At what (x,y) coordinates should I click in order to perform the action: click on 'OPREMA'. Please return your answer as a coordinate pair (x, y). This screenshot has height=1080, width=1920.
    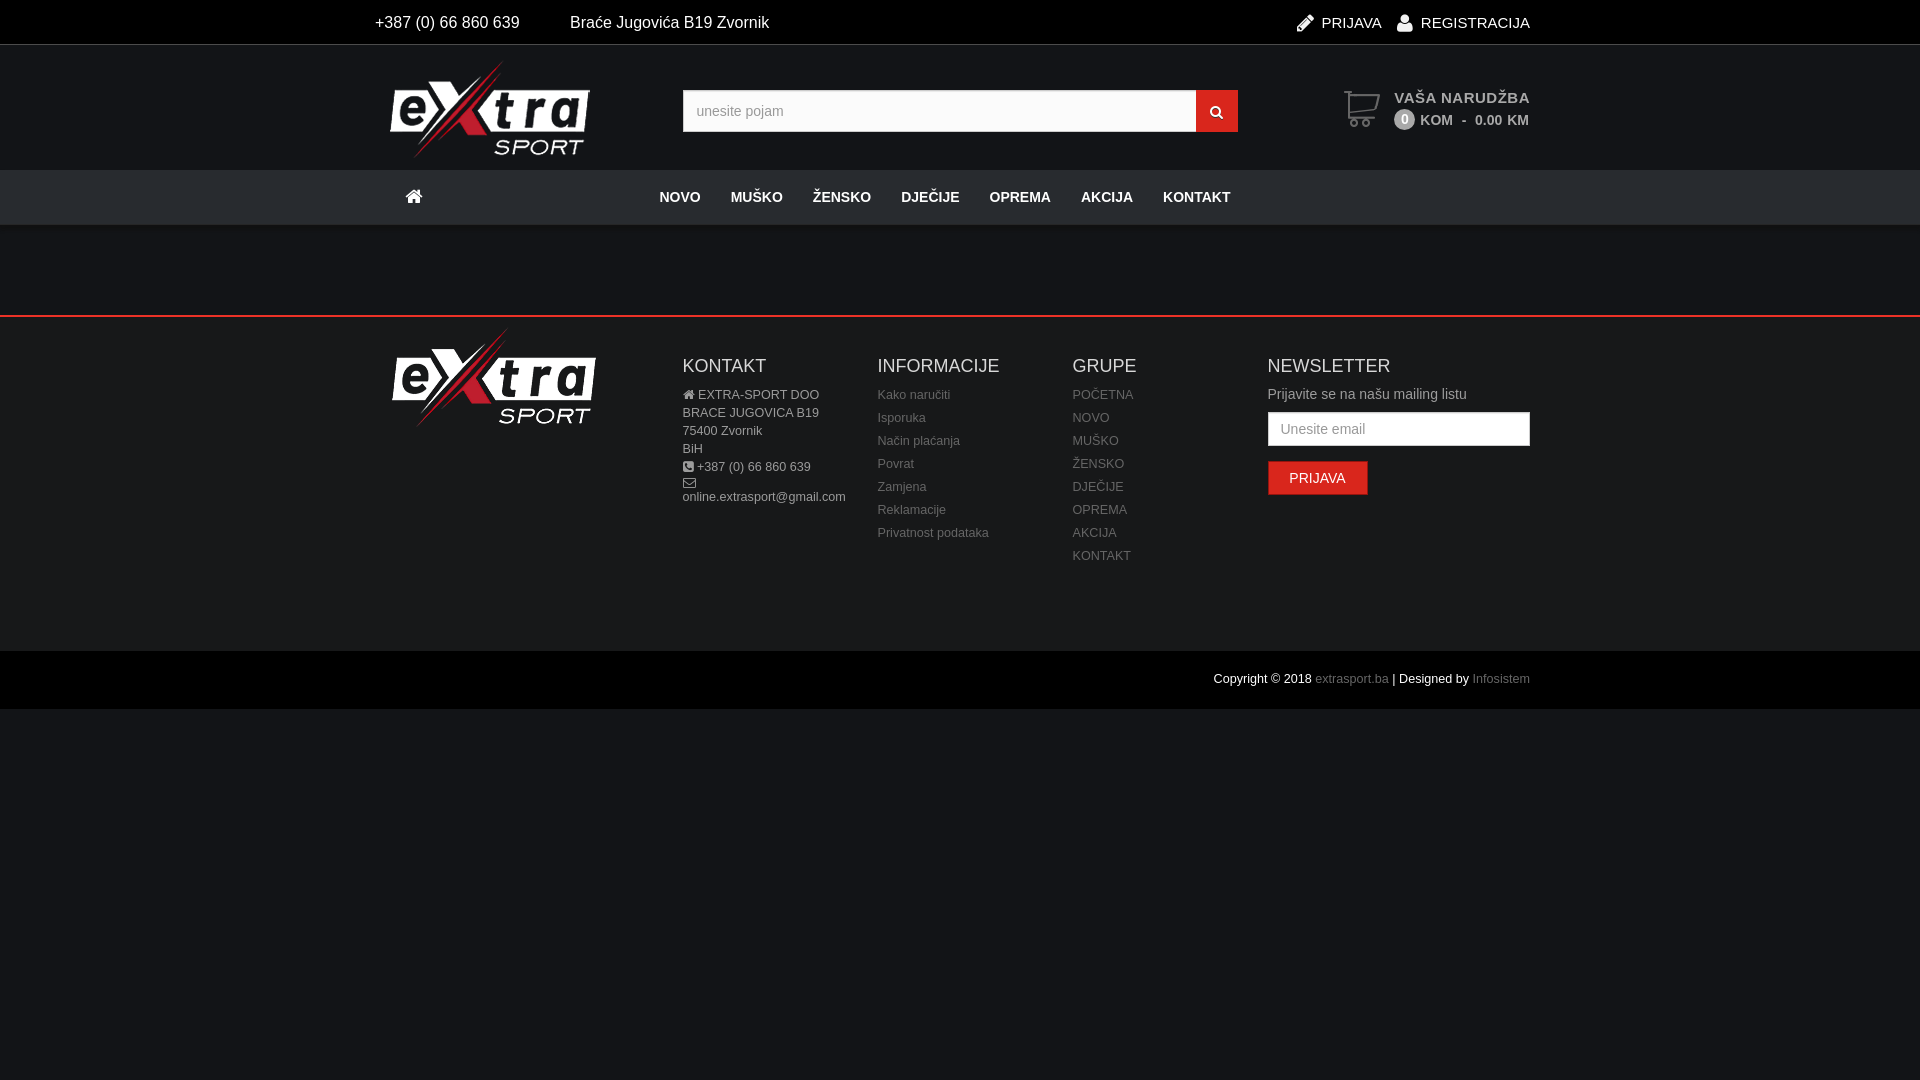
    Looking at the image, I should click on (1020, 196).